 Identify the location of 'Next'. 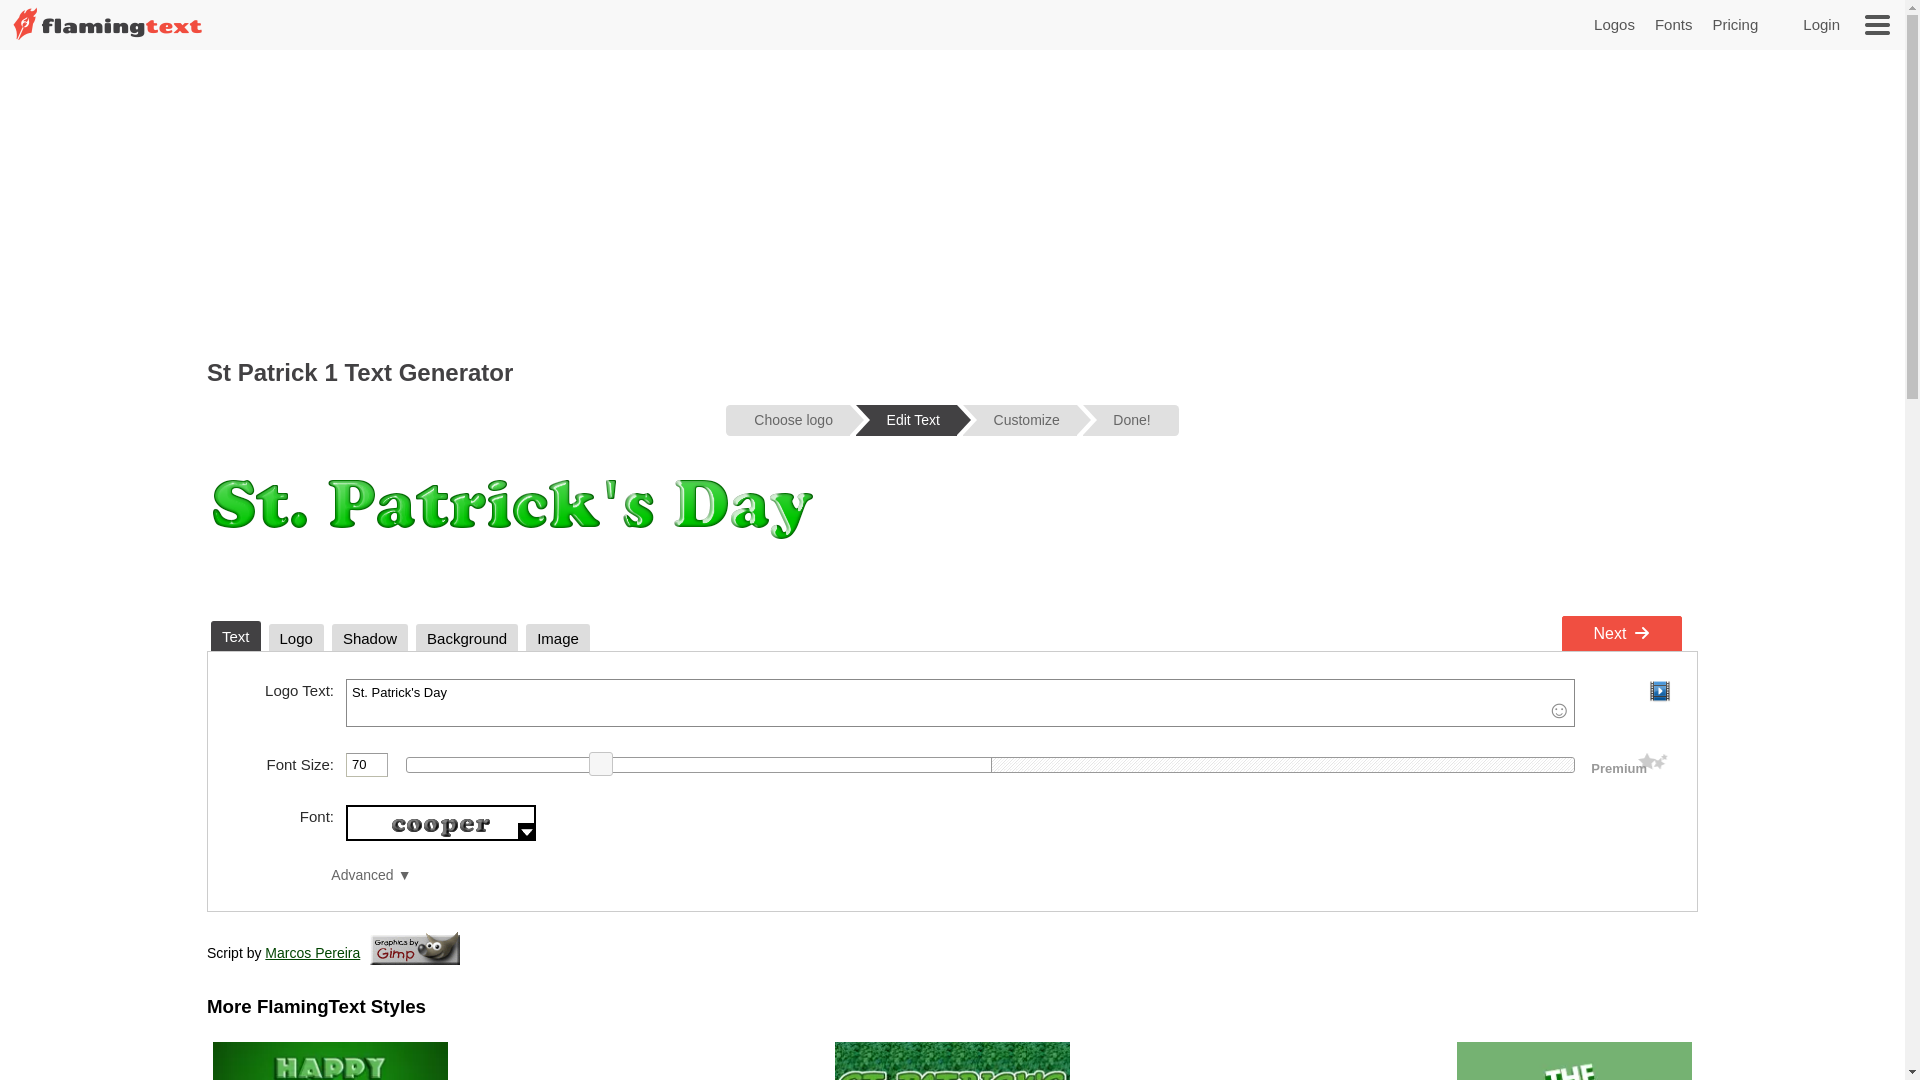
(1560, 633).